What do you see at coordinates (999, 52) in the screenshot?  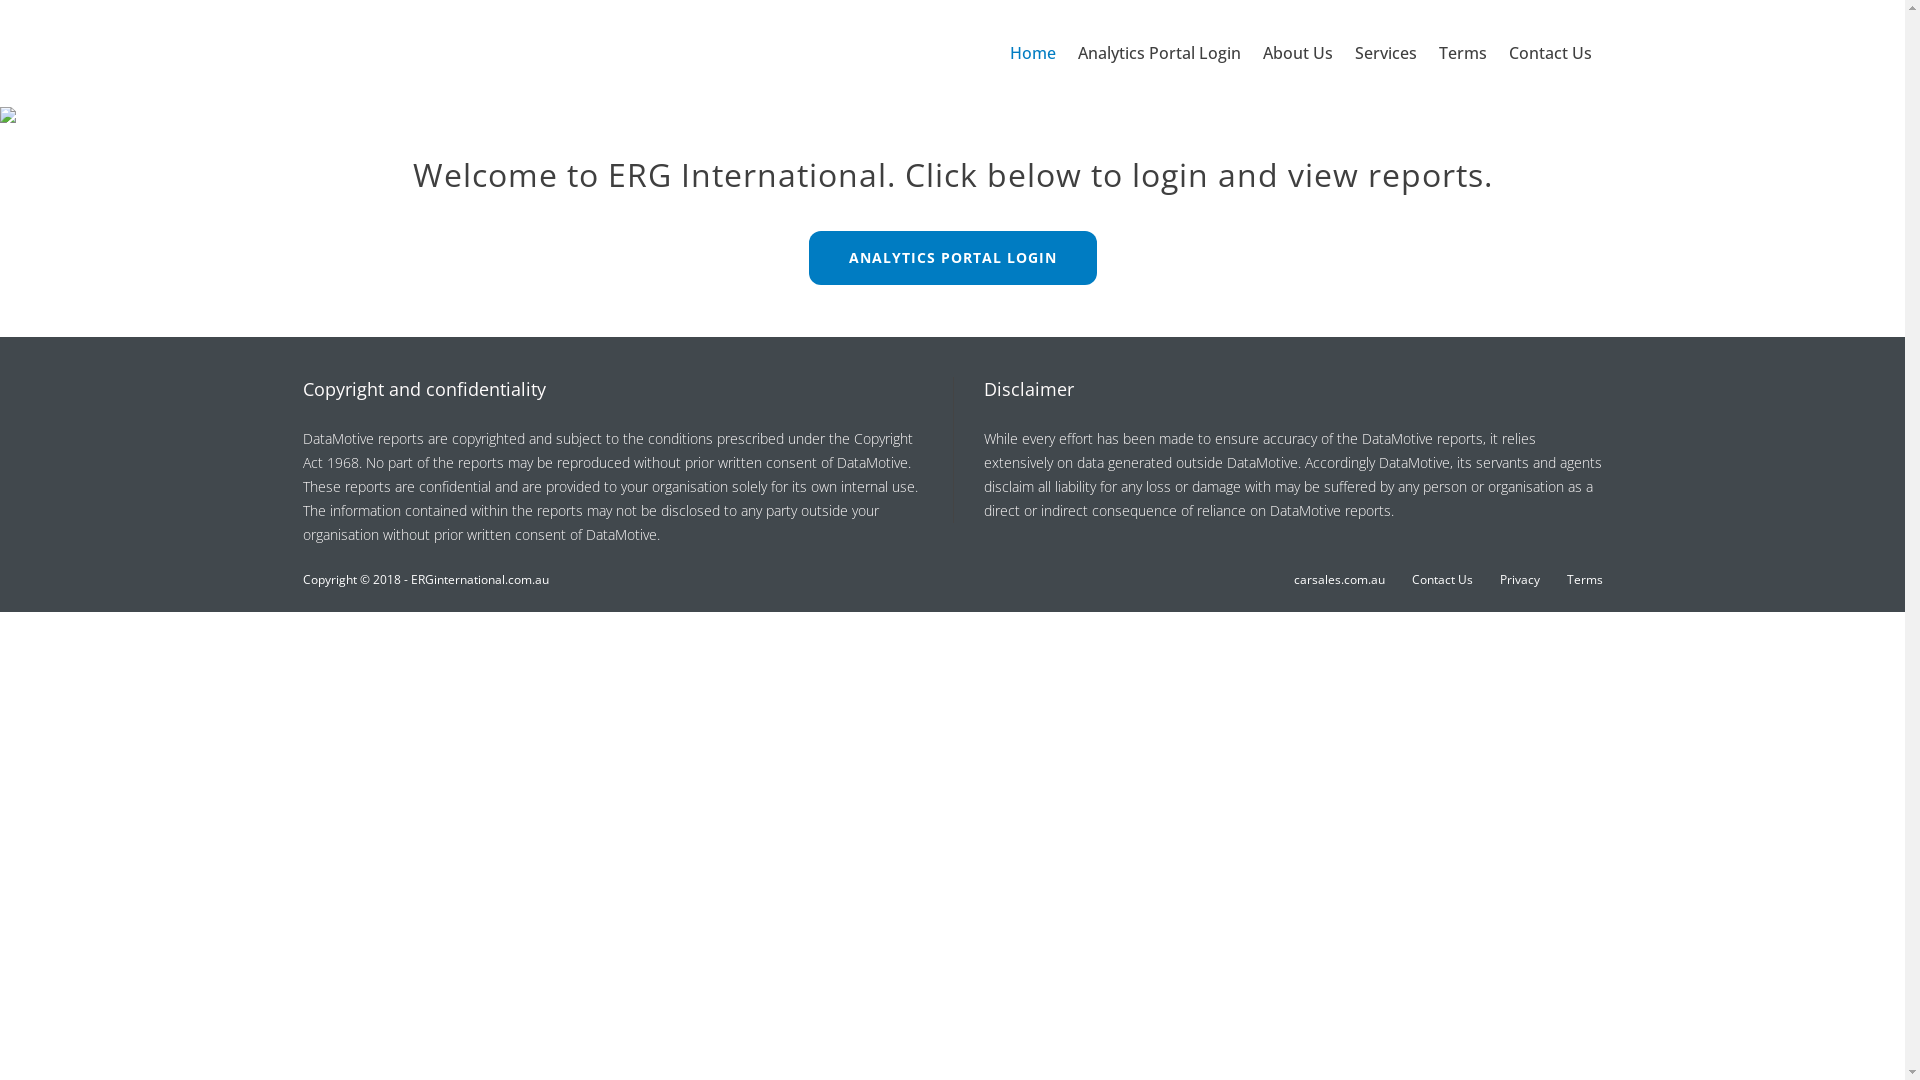 I see `'Home'` at bounding box center [999, 52].